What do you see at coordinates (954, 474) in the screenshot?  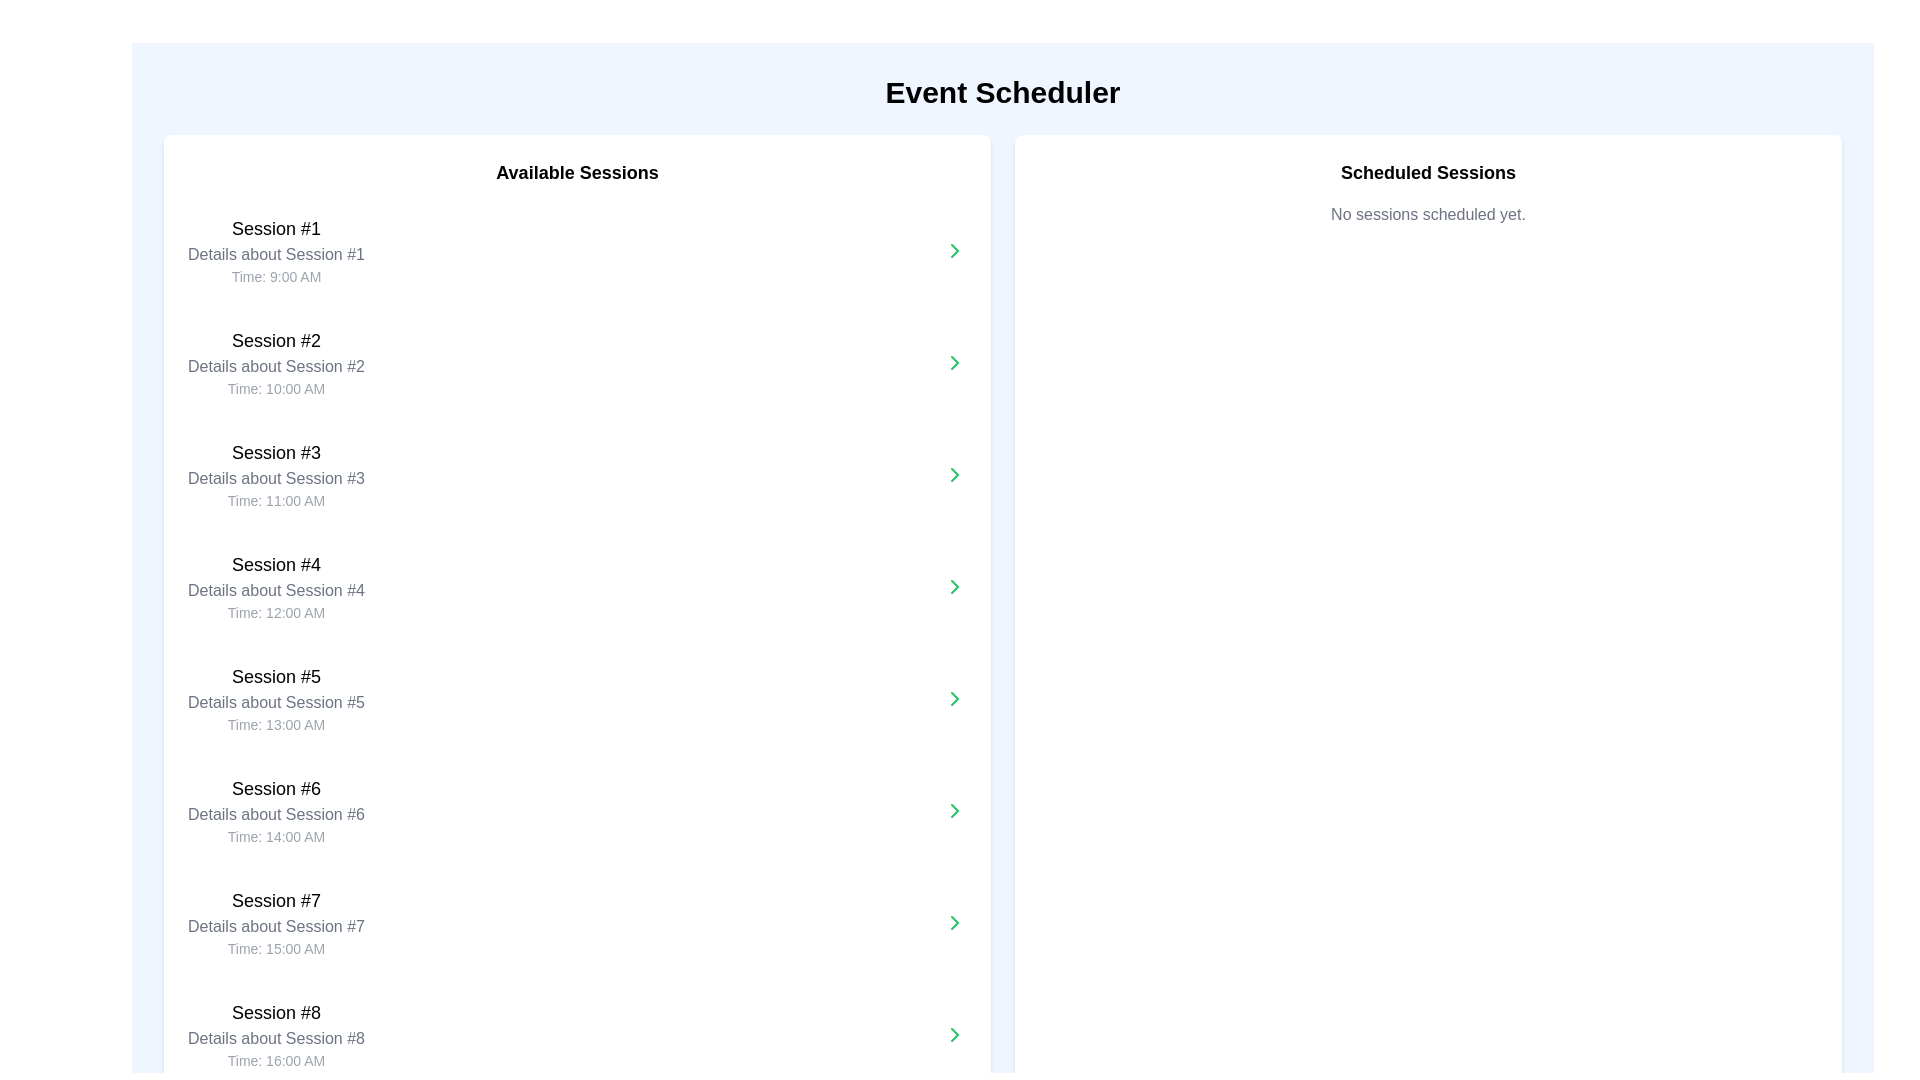 I see `the sixth Chevron indicator, styled as an SVG graphic, located to the right of 'Session #5' in the 'Available Sessions' section` at bounding box center [954, 474].